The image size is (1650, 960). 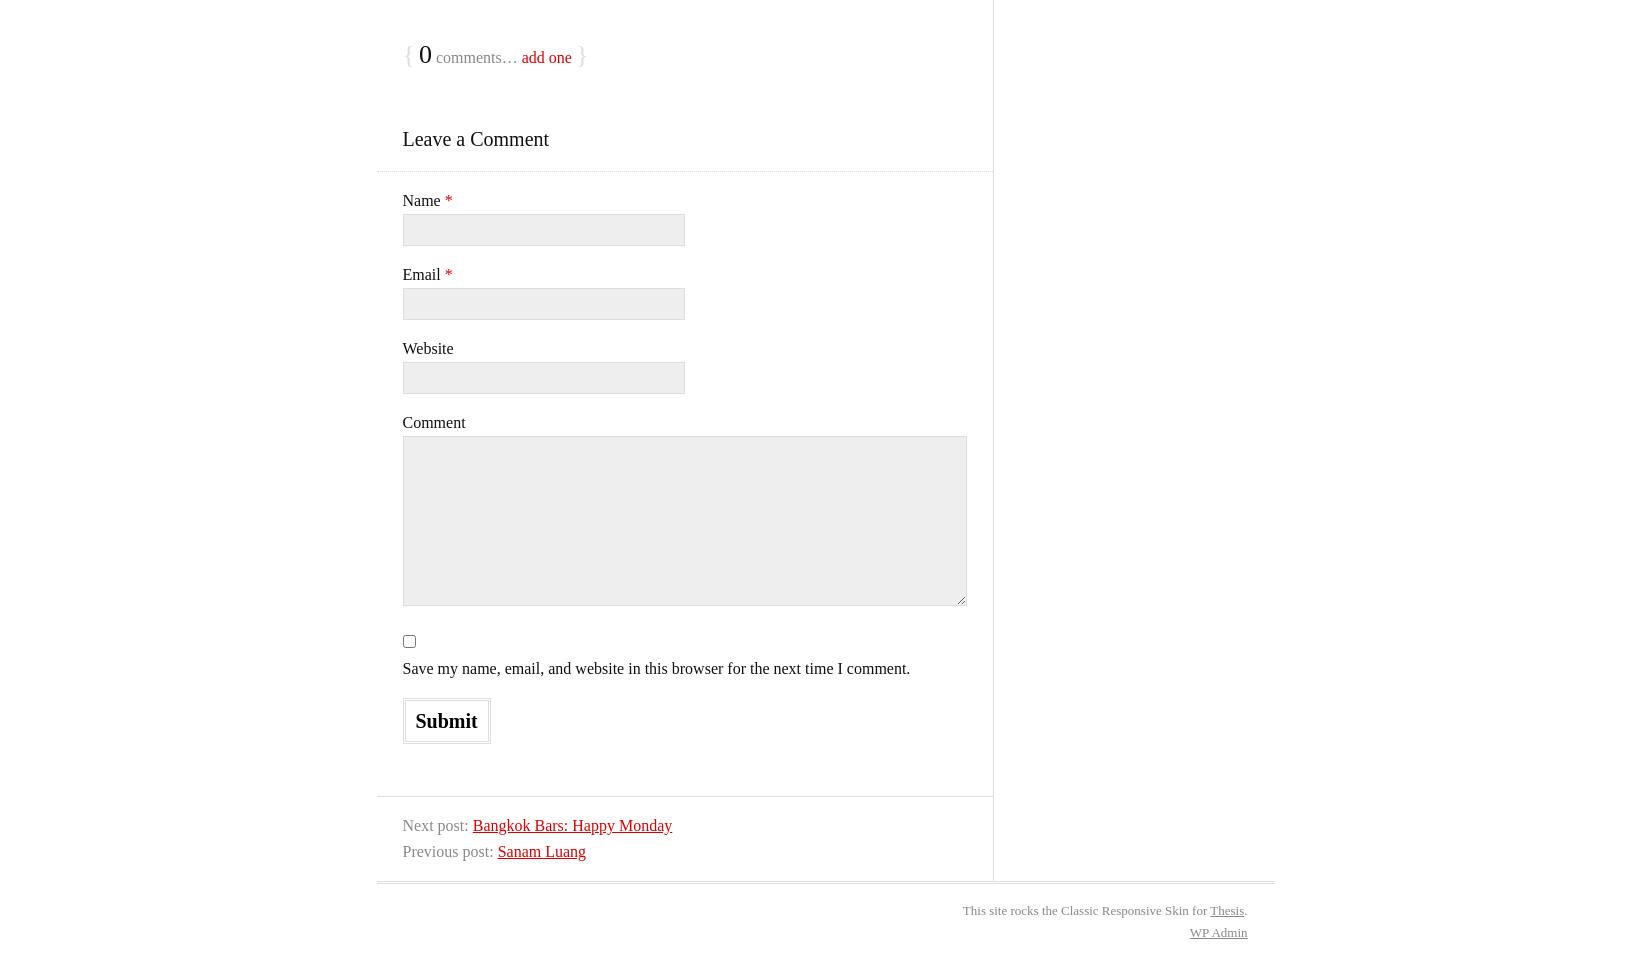 What do you see at coordinates (540, 850) in the screenshot?
I see `'Sanam Luang'` at bounding box center [540, 850].